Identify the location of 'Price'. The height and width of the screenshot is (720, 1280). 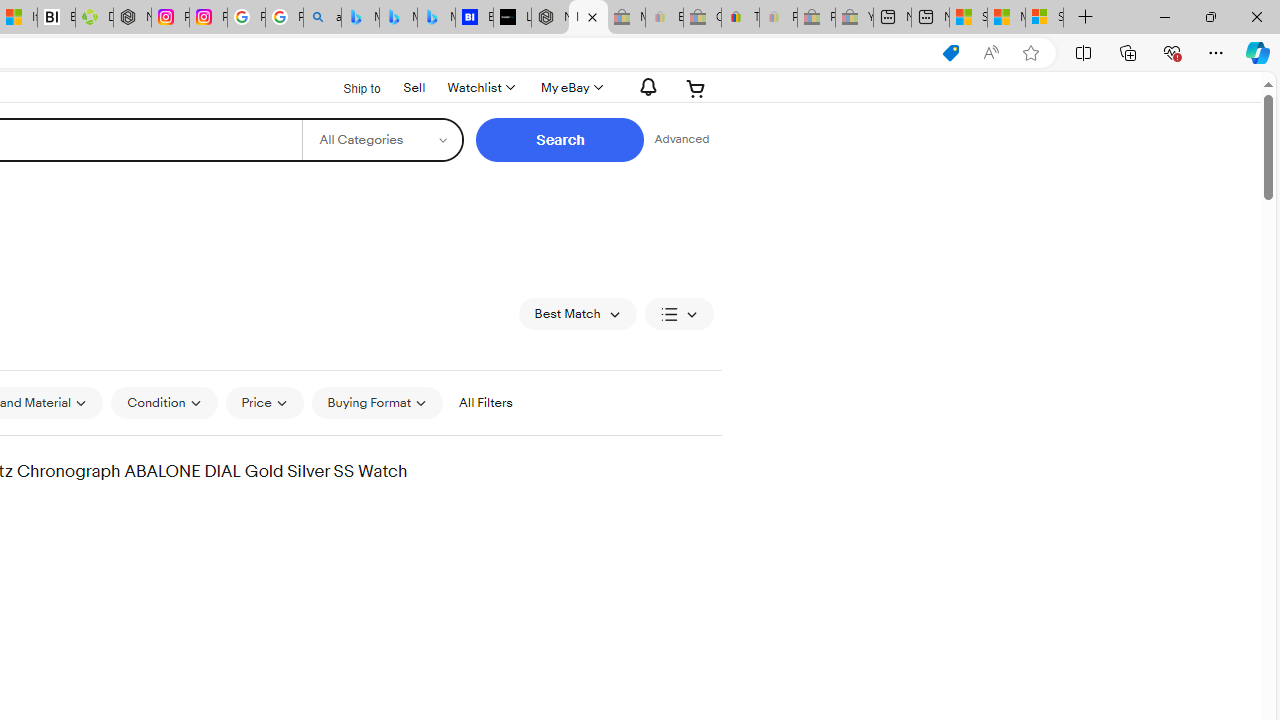
(263, 402).